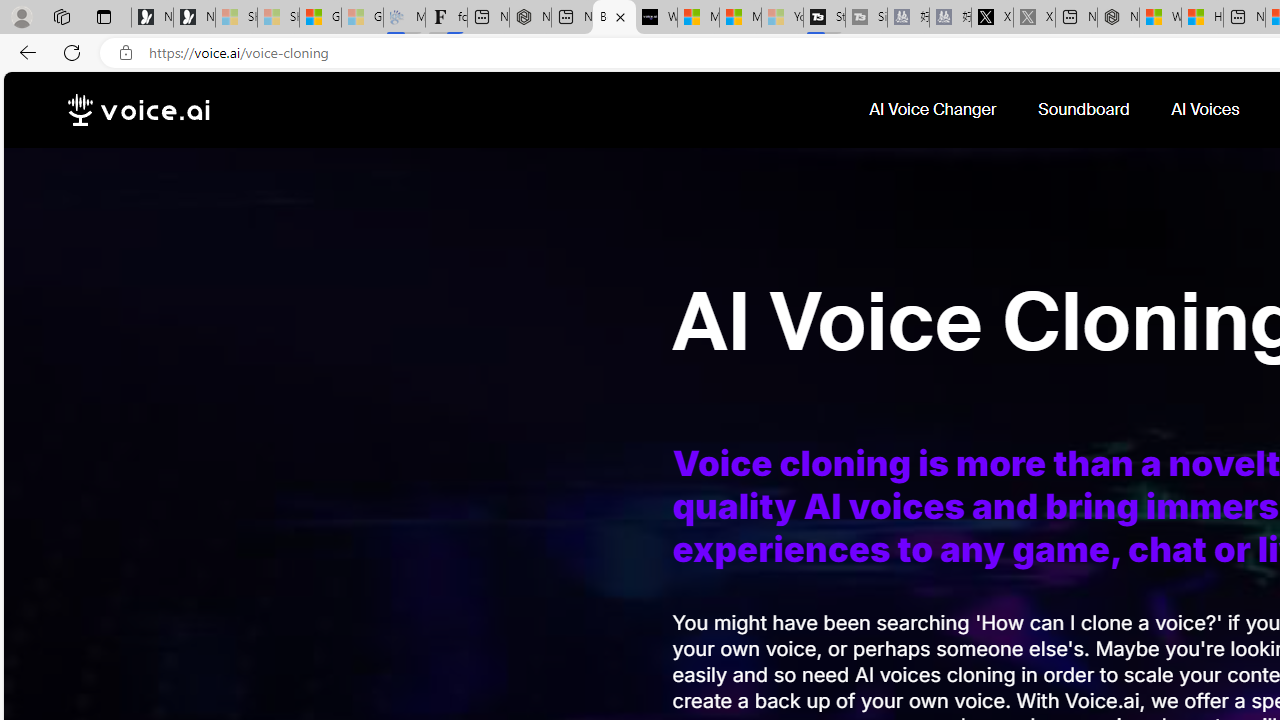 The image size is (1280, 720). I want to click on 'AI Voices ', so click(1206, 109).